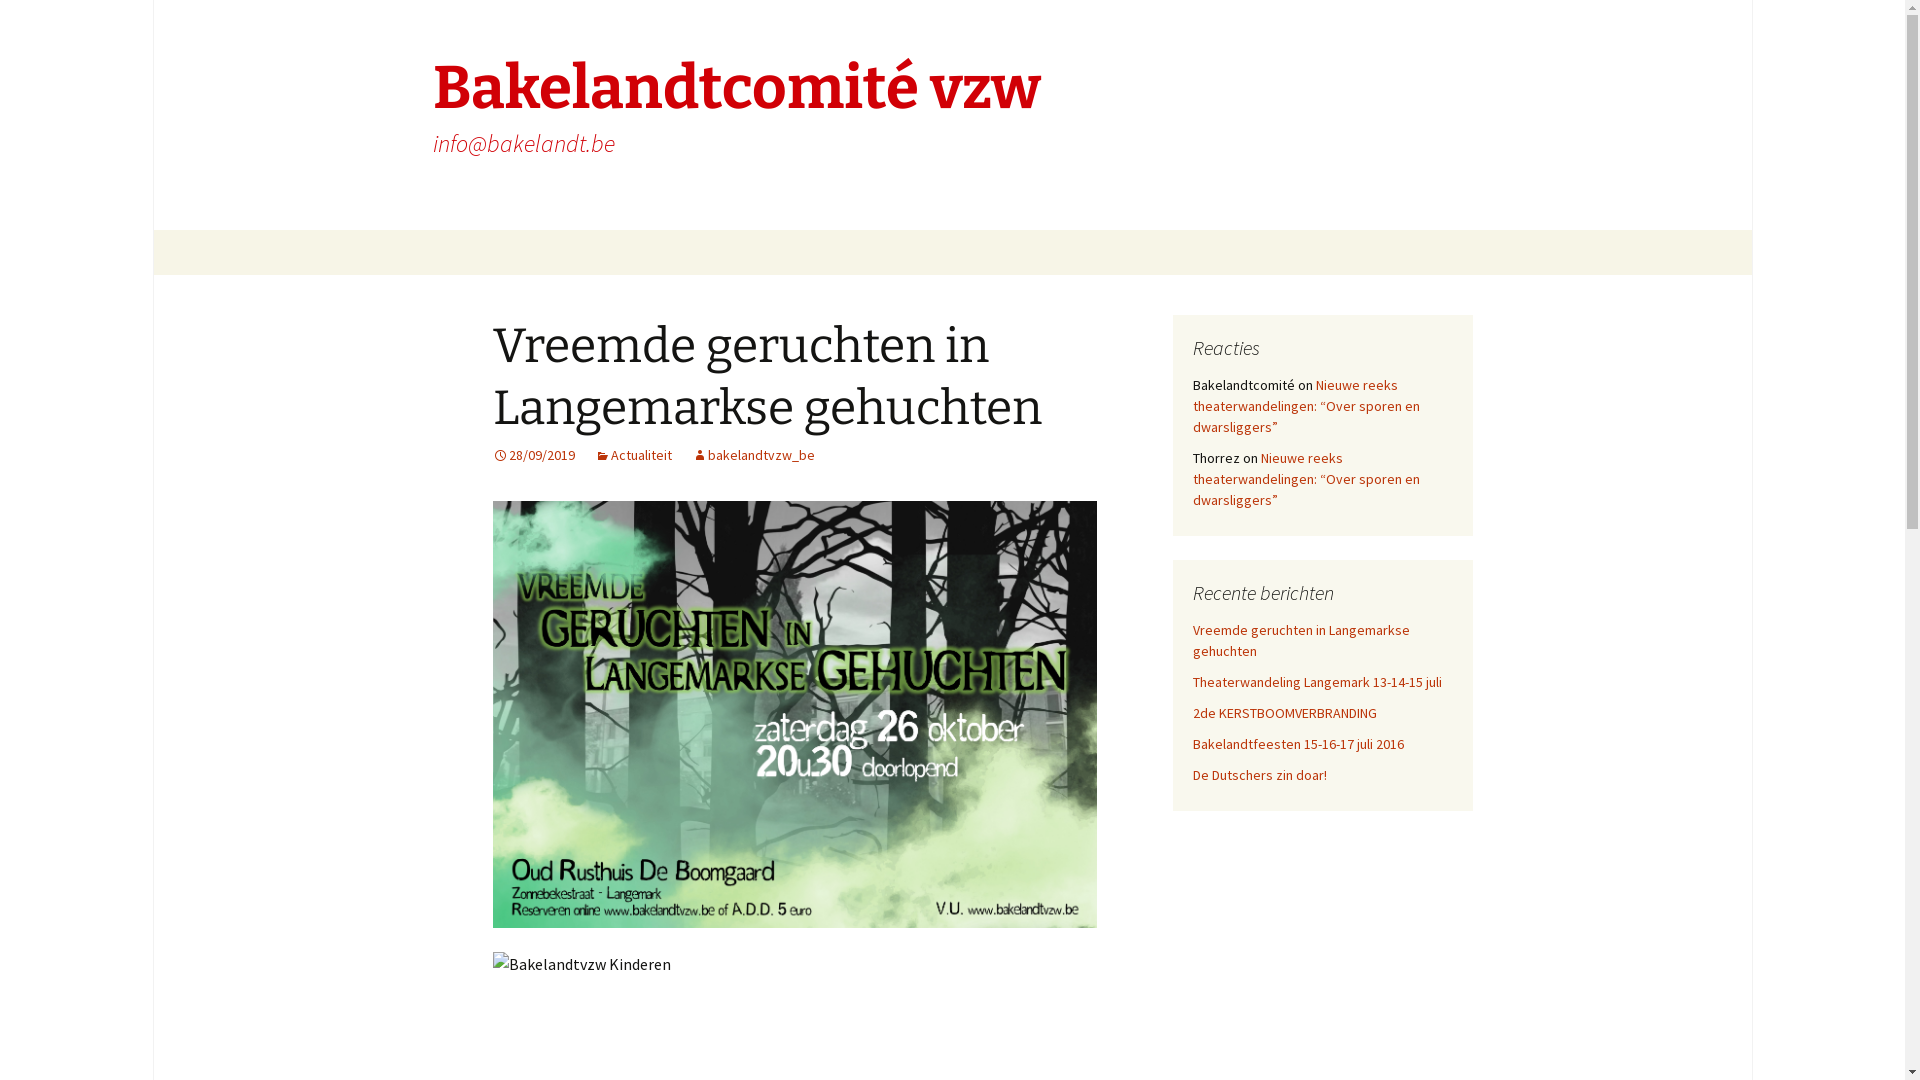 The height and width of the screenshot is (1080, 1920). I want to click on 'Theaterwandeling Langemark 13-14-15 juli', so click(1191, 681).